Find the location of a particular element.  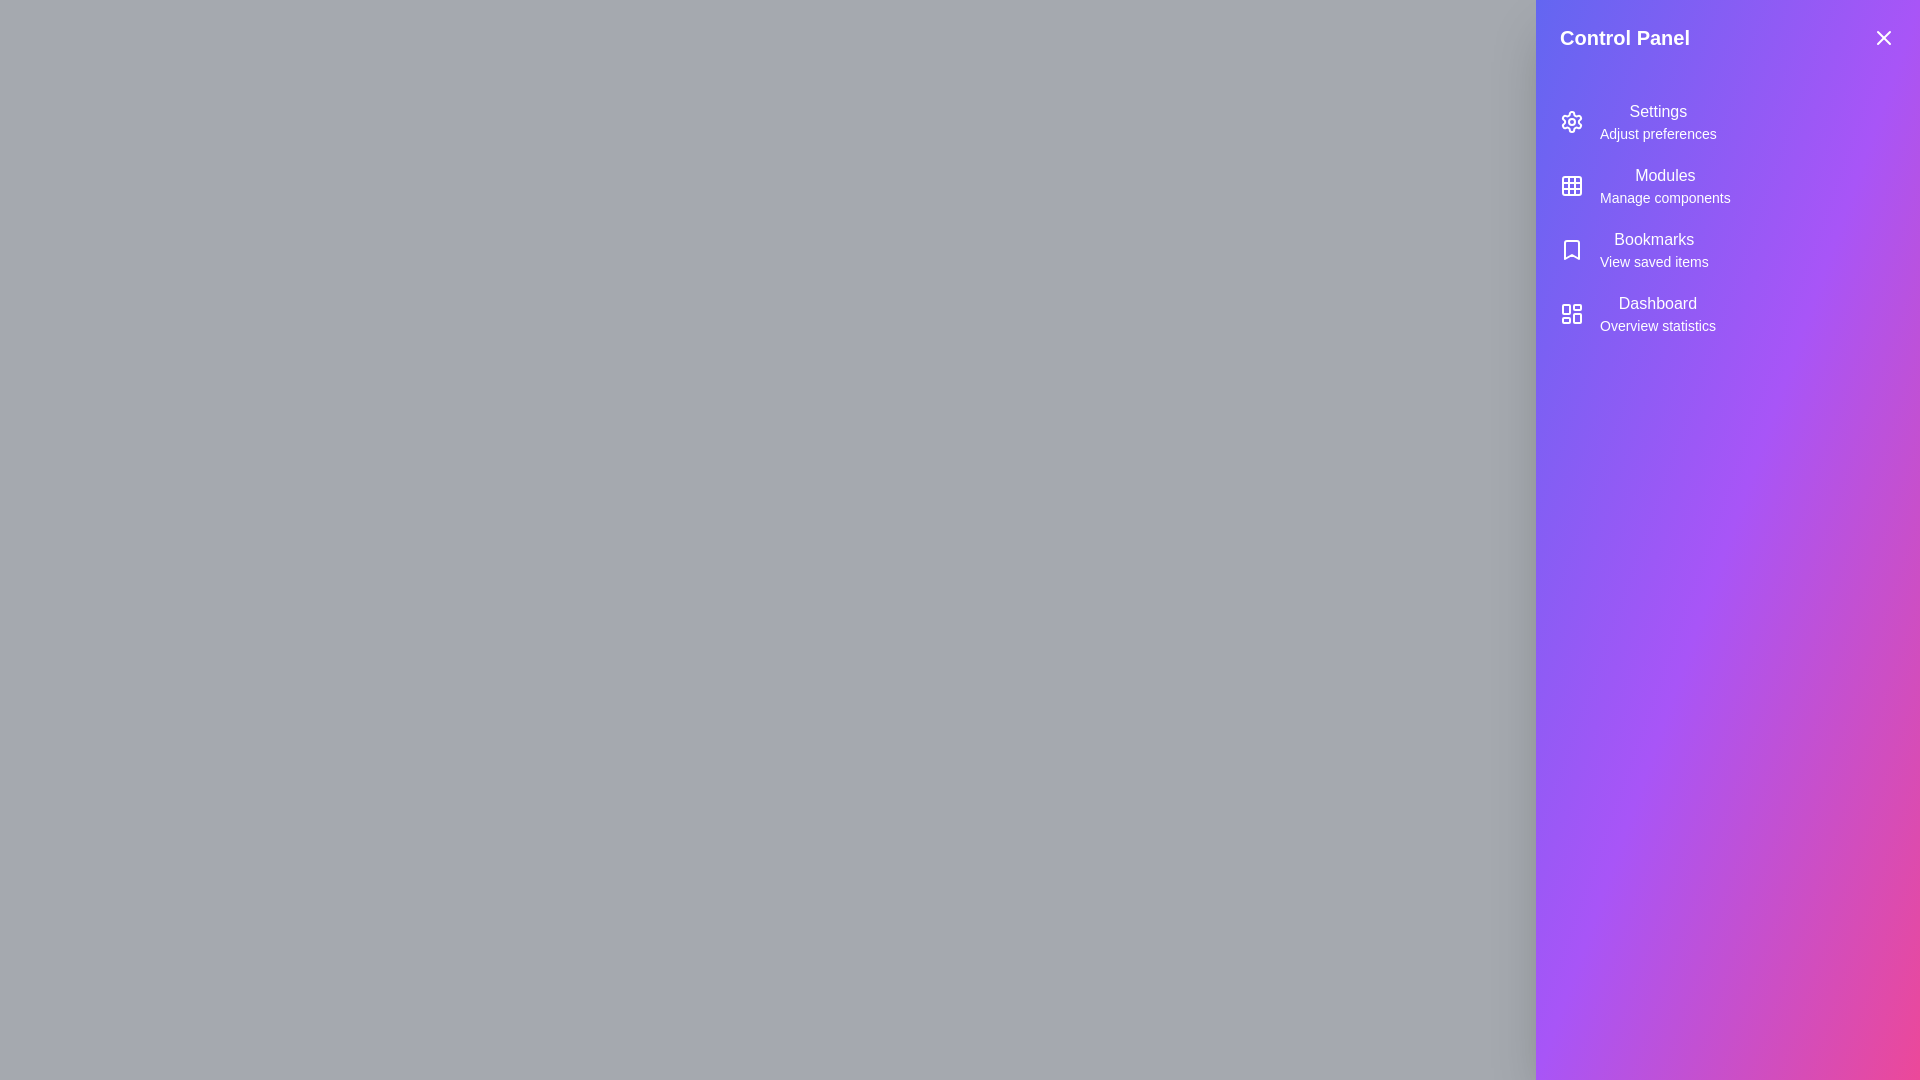

the 'Settings' navigation link in the right-hand sidebar is located at coordinates (1727, 122).